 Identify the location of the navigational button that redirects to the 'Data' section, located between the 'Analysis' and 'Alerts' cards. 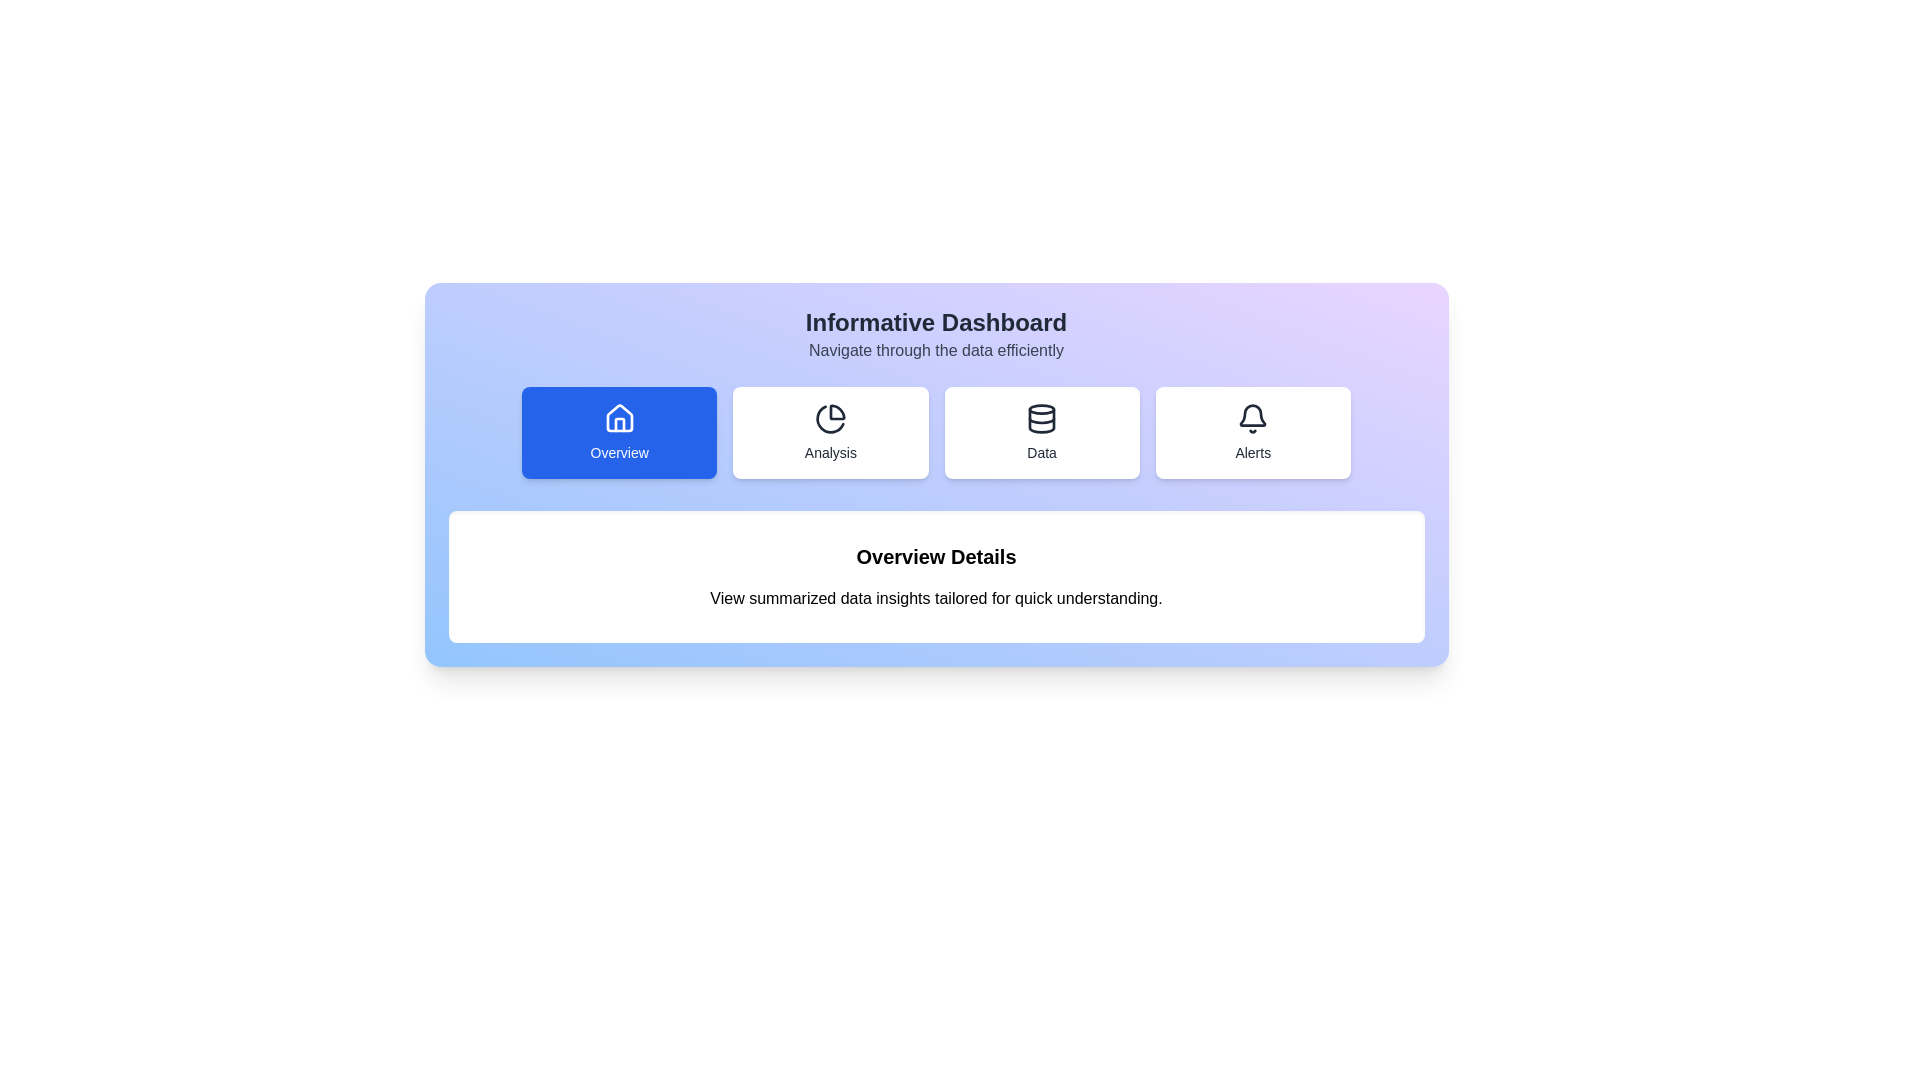
(1041, 431).